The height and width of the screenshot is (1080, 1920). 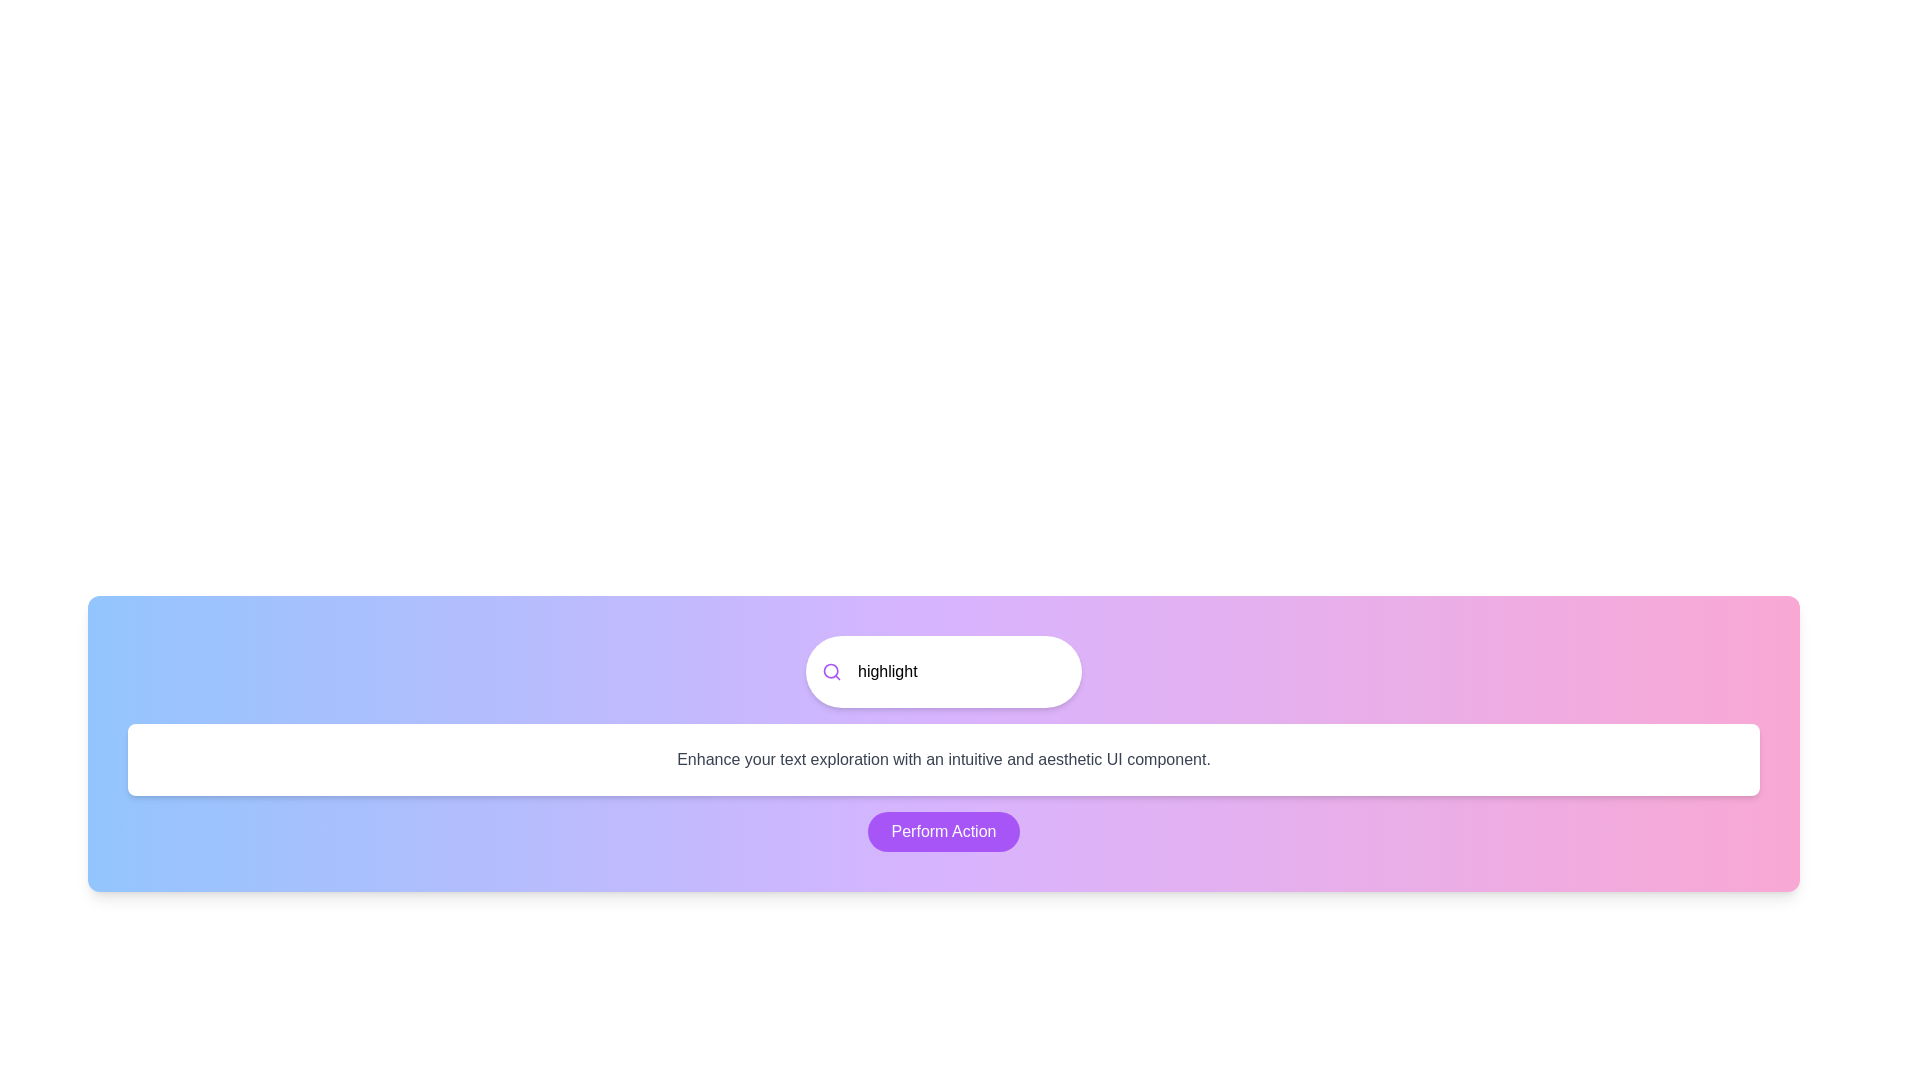 I want to click on the search icon, which is styled as a magnifying glass with a purple outline, located in a rounded white box at the top of the layout, positioned to the left of the 'highlight' text input field, so click(x=831, y=671).